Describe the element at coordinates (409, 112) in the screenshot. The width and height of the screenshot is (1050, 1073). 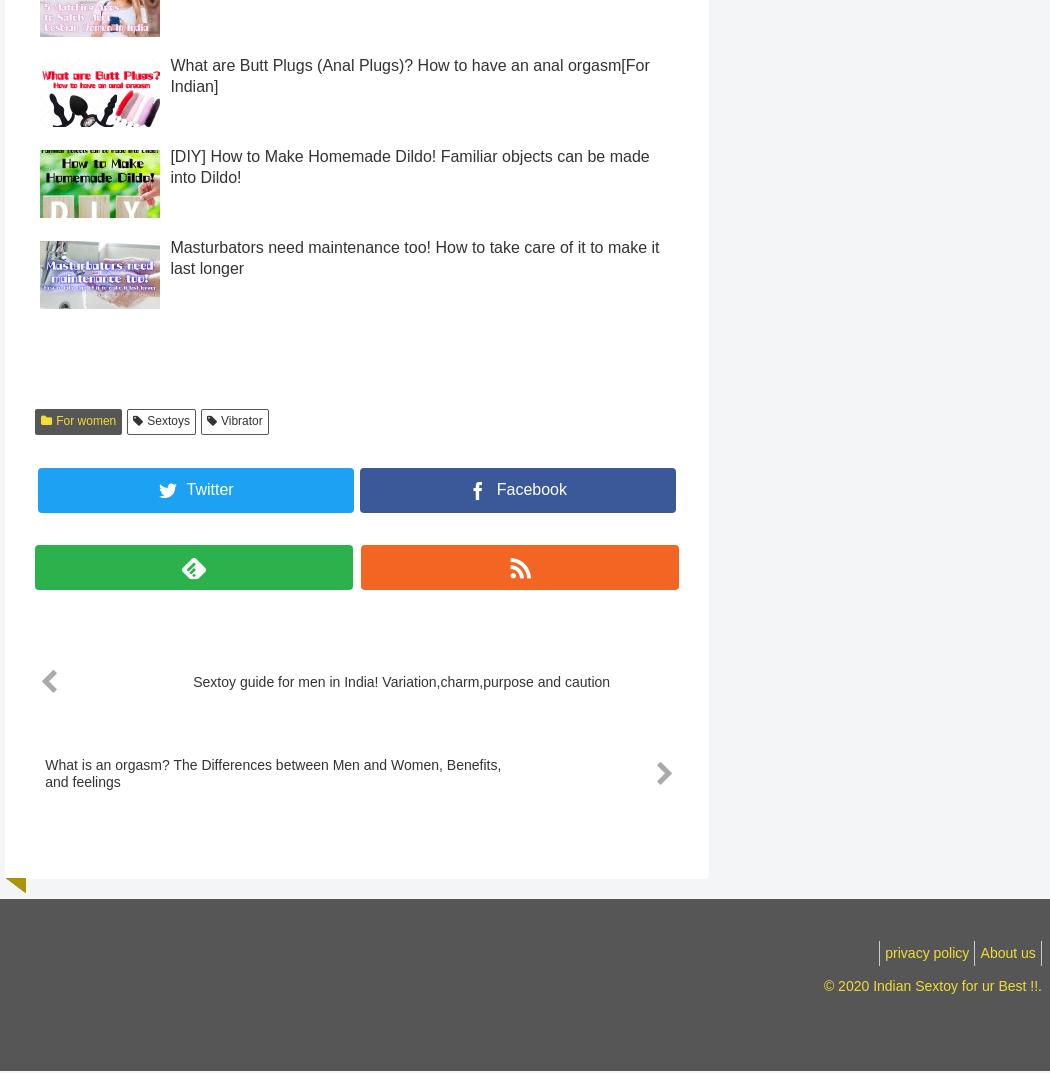
I see `'What are Butt Plugs (Anal Plugs)? How to have an anal orgasm[For Indian]'` at that location.